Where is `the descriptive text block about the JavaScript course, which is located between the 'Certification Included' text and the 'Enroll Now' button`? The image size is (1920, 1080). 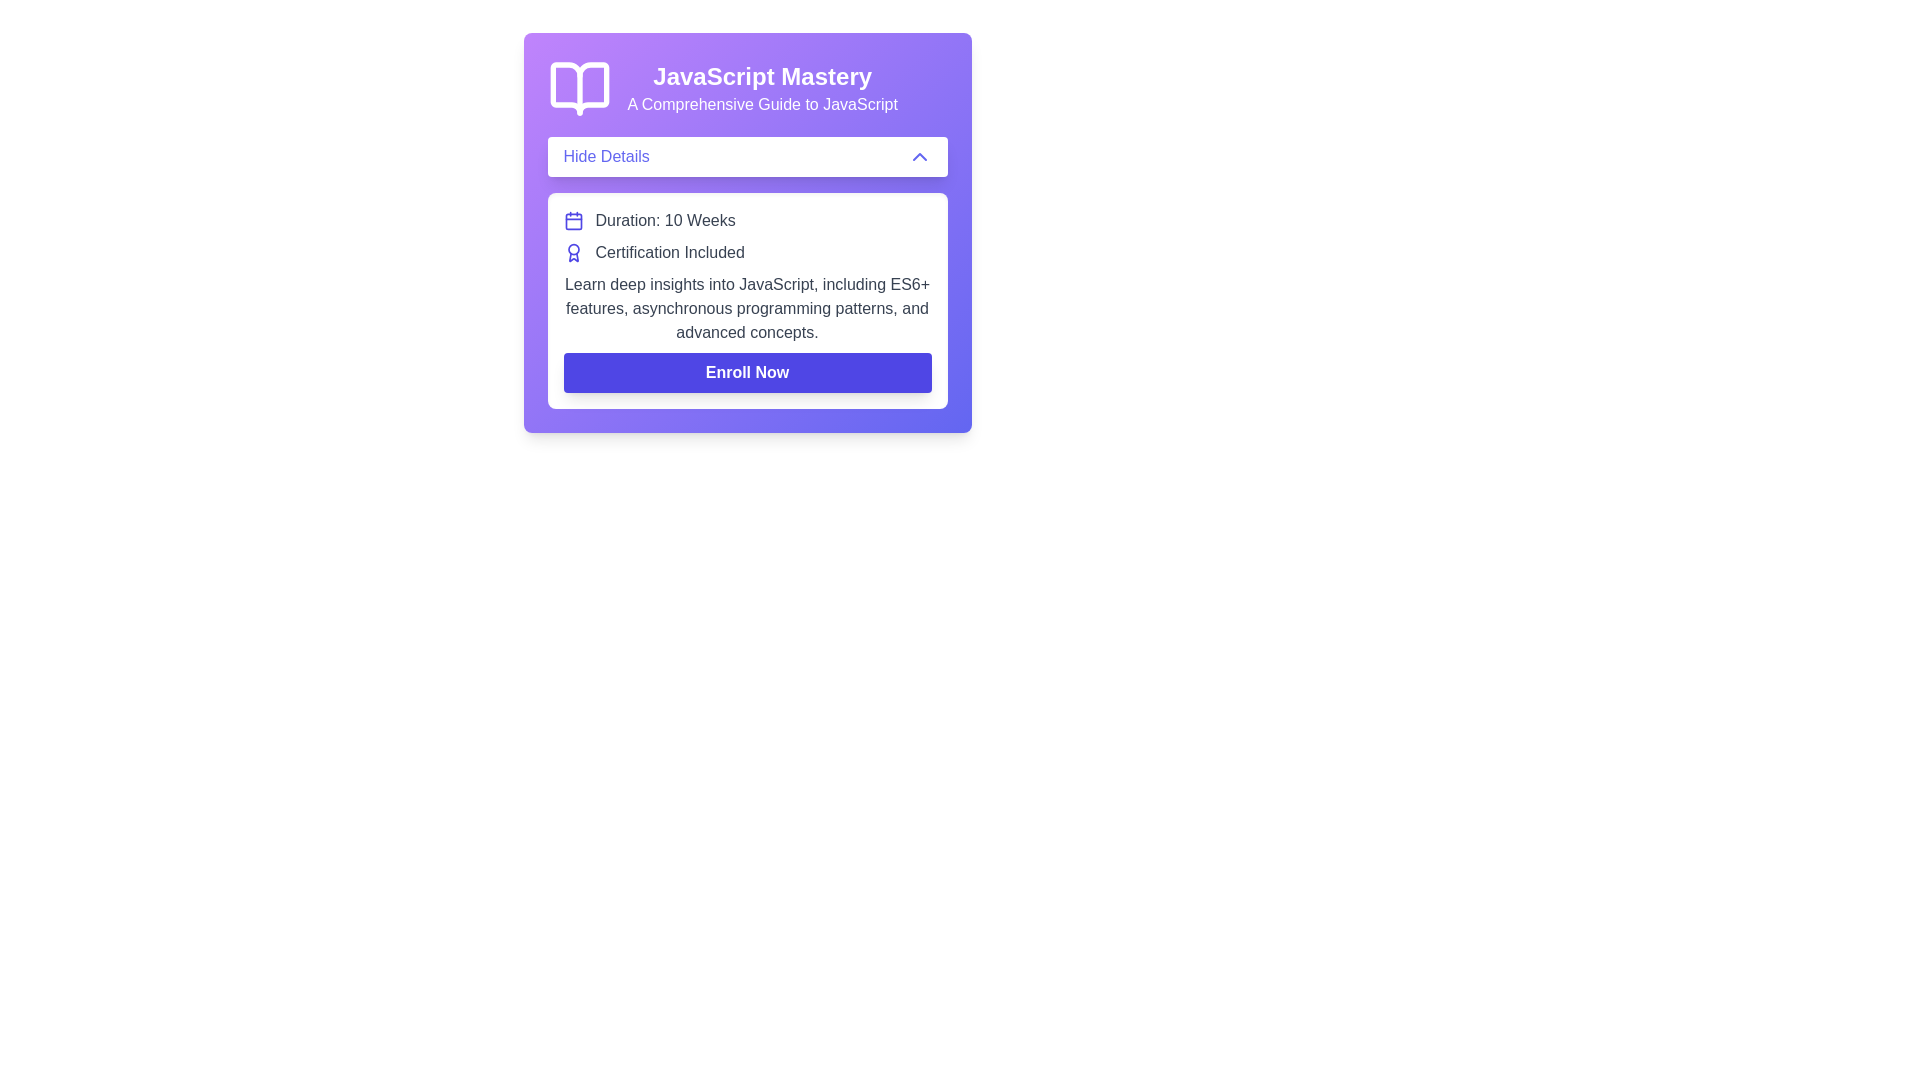
the descriptive text block about the JavaScript course, which is located between the 'Certification Included' text and the 'Enroll Now' button is located at coordinates (746, 308).